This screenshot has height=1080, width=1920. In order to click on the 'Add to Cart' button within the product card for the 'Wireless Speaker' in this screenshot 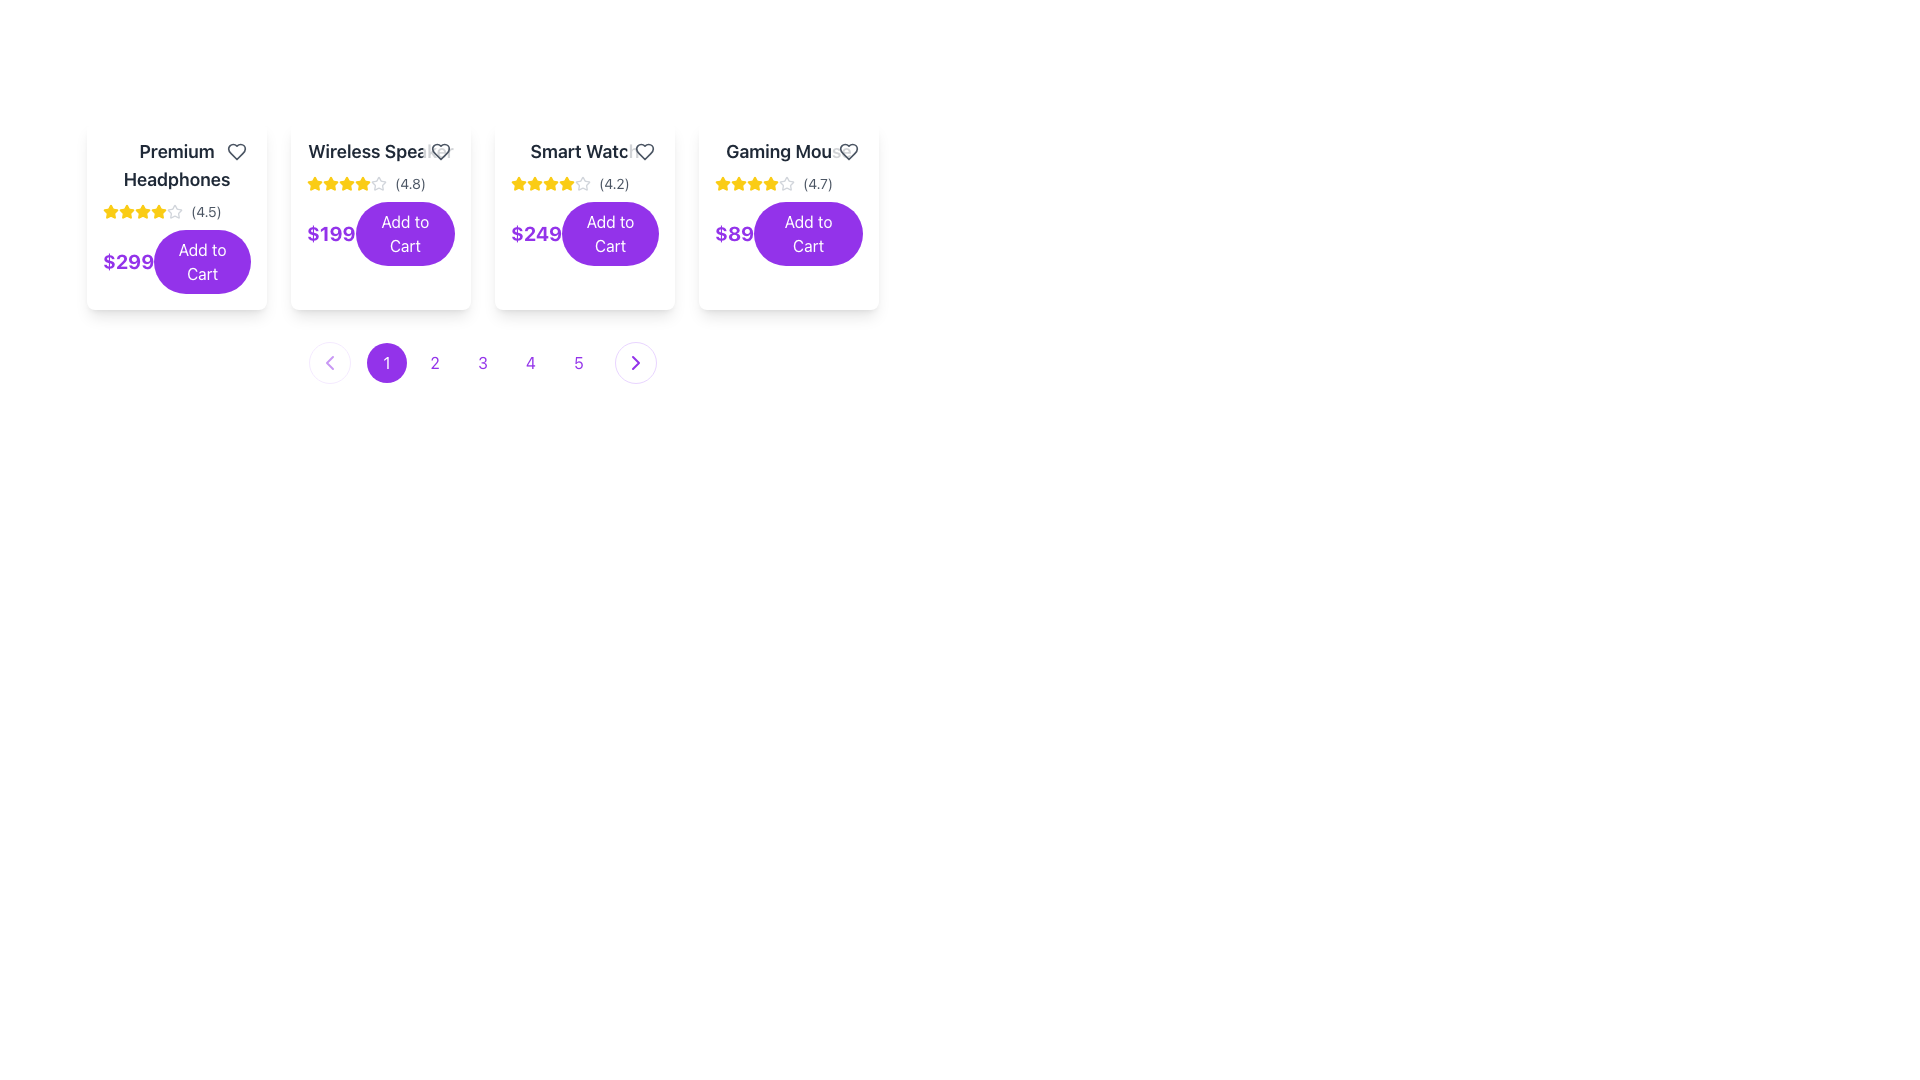, I will do `click(380, 233)`.